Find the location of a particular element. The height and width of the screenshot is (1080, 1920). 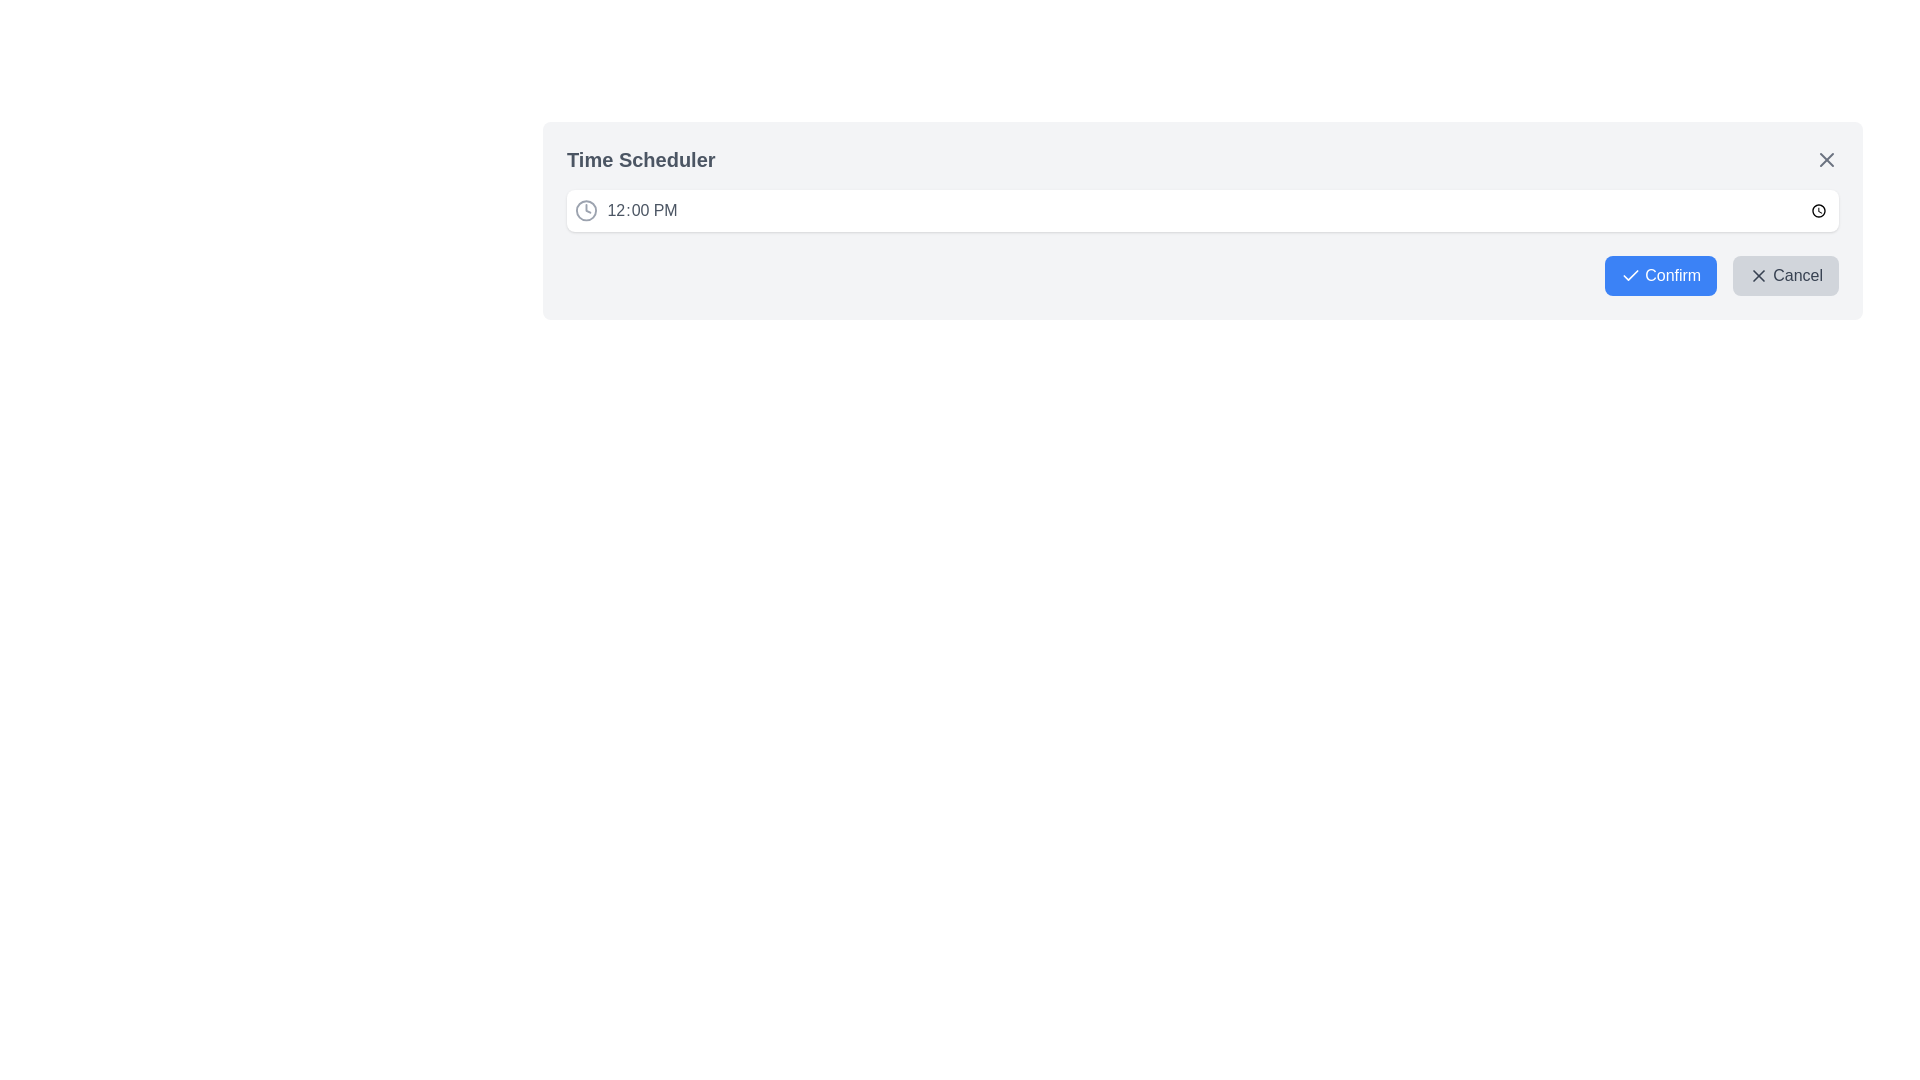

the checkmark icon which is part of the 'Confirm' button, located towards the center-right of the modal dialog box, adjacent to the text 'Confirm' is located at coordinates (1631, 275).